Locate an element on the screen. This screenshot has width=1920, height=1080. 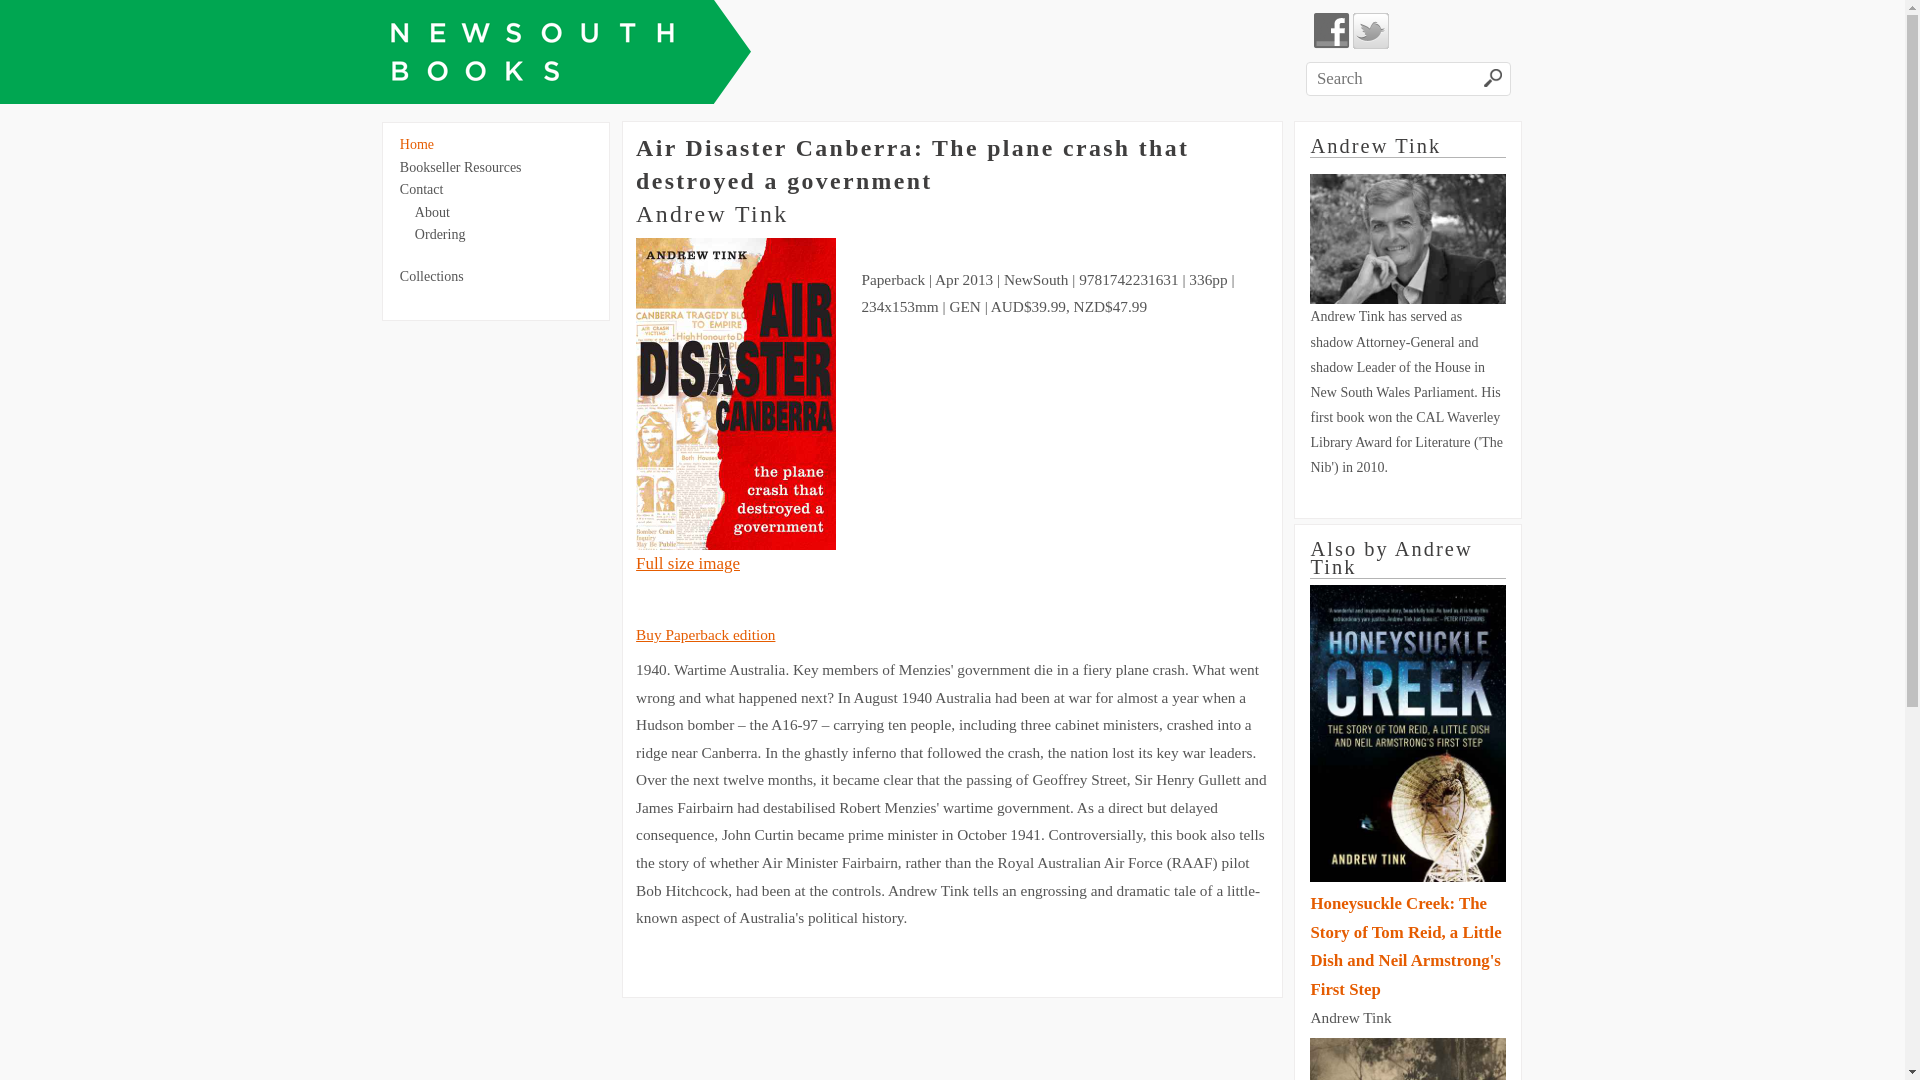
'Bookseller Resources' is located at coordinates (459, 166).